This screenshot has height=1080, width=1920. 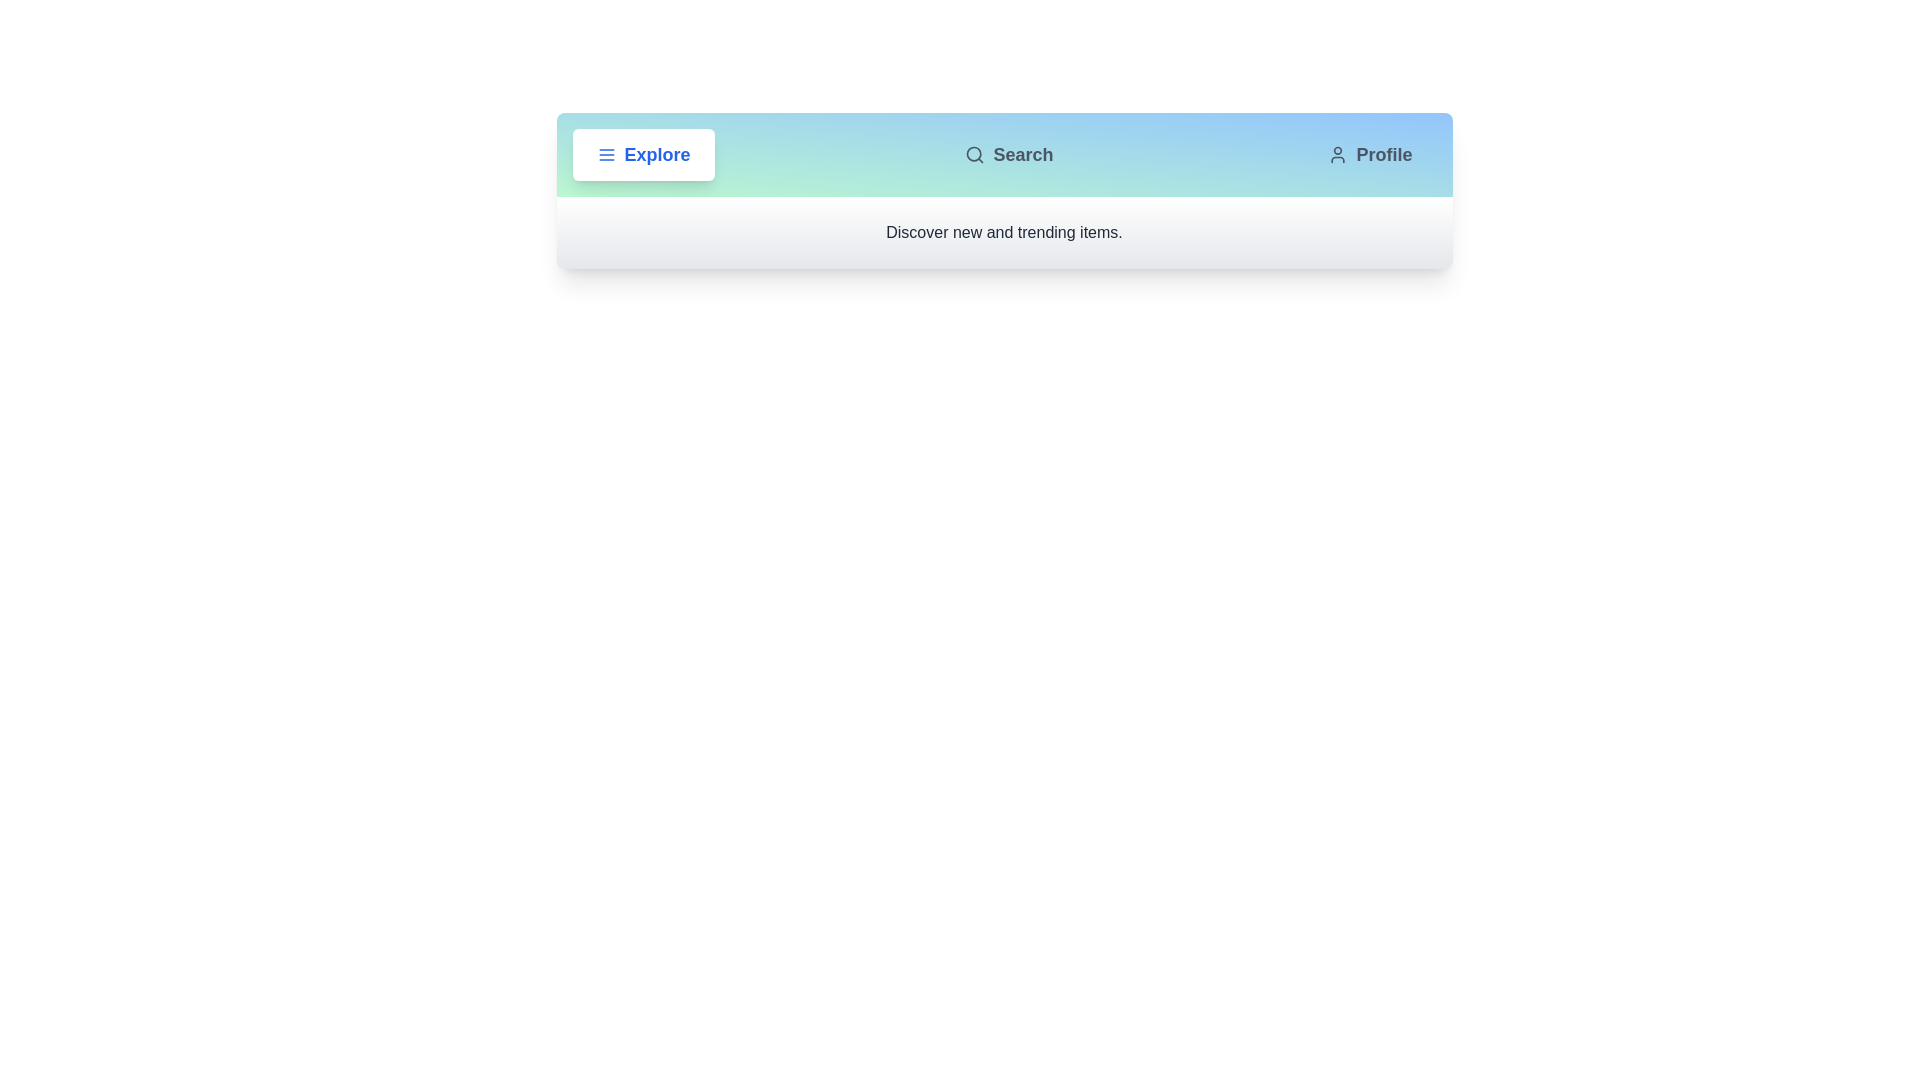 I want to click on the tab Profile by clicking on its button, so click(x=1369, y=153).